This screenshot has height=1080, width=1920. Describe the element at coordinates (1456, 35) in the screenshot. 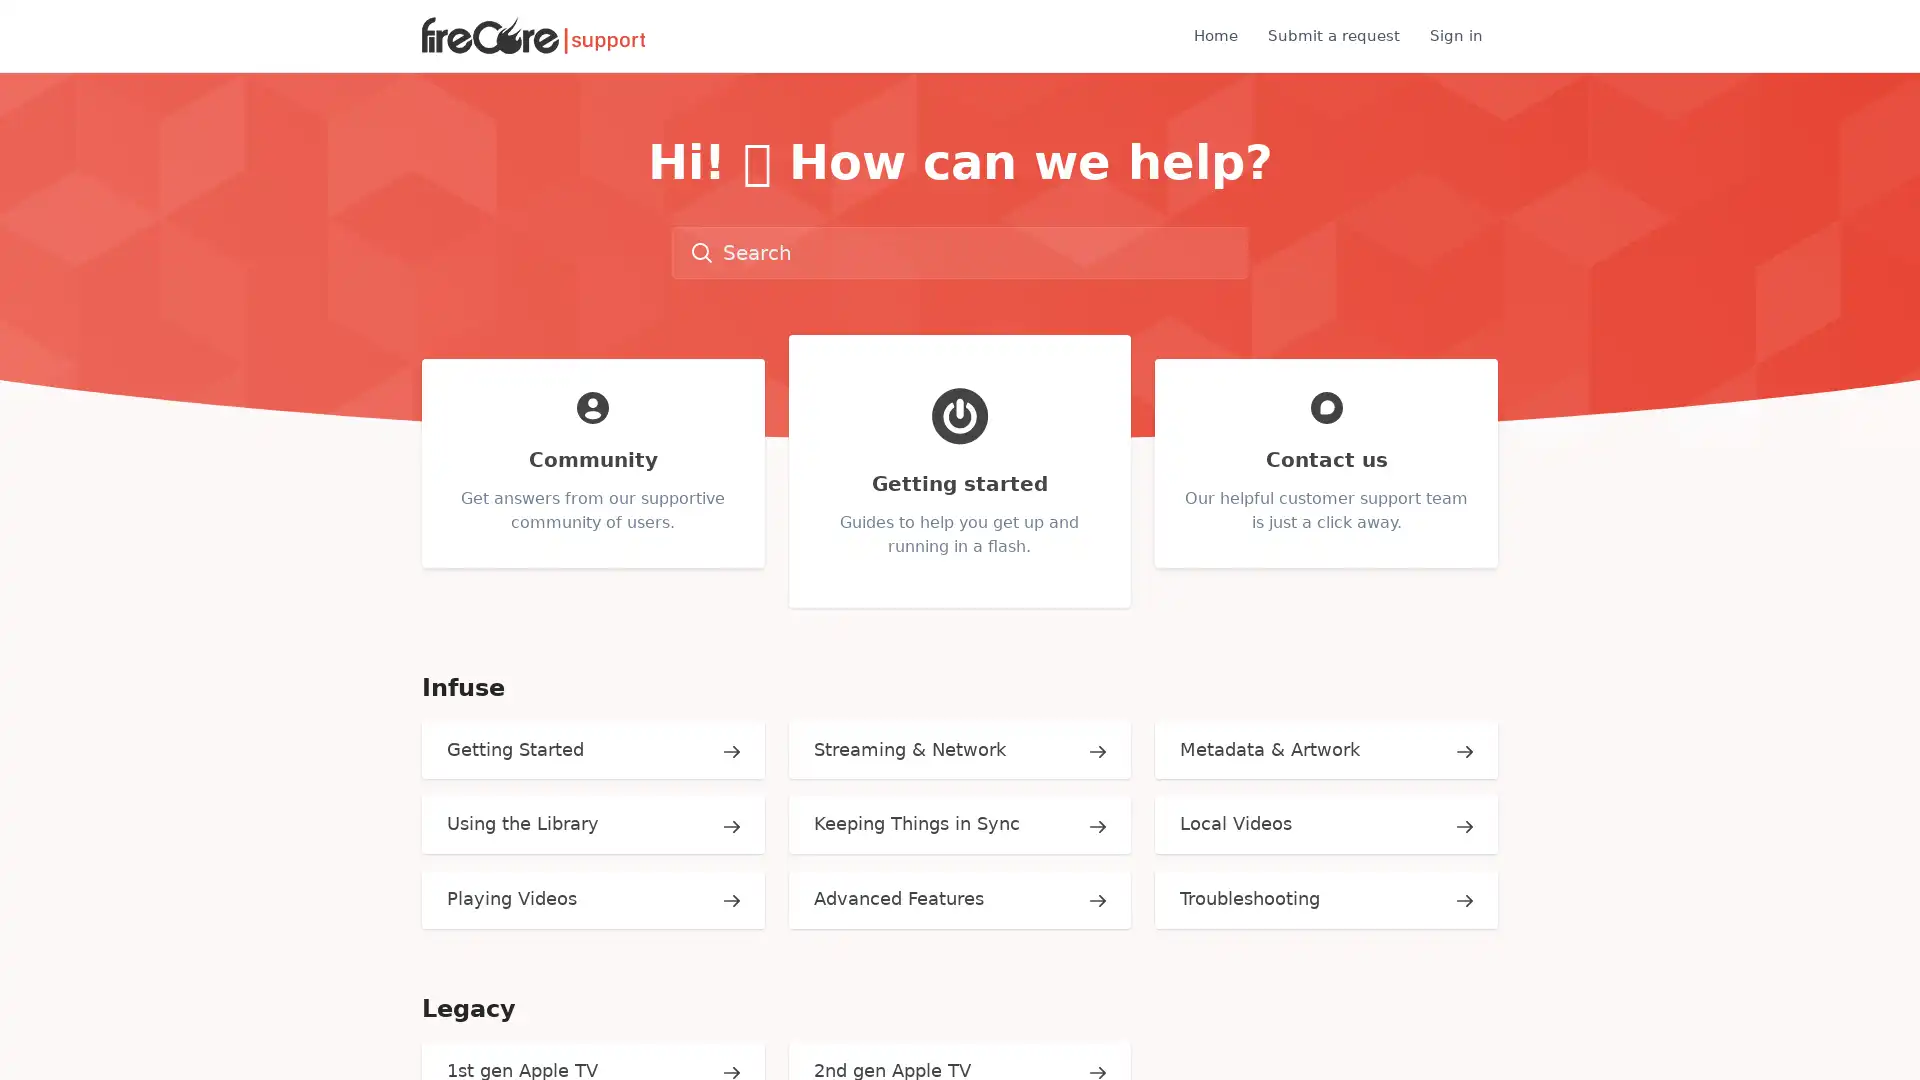

I see `Sign in` at that location.